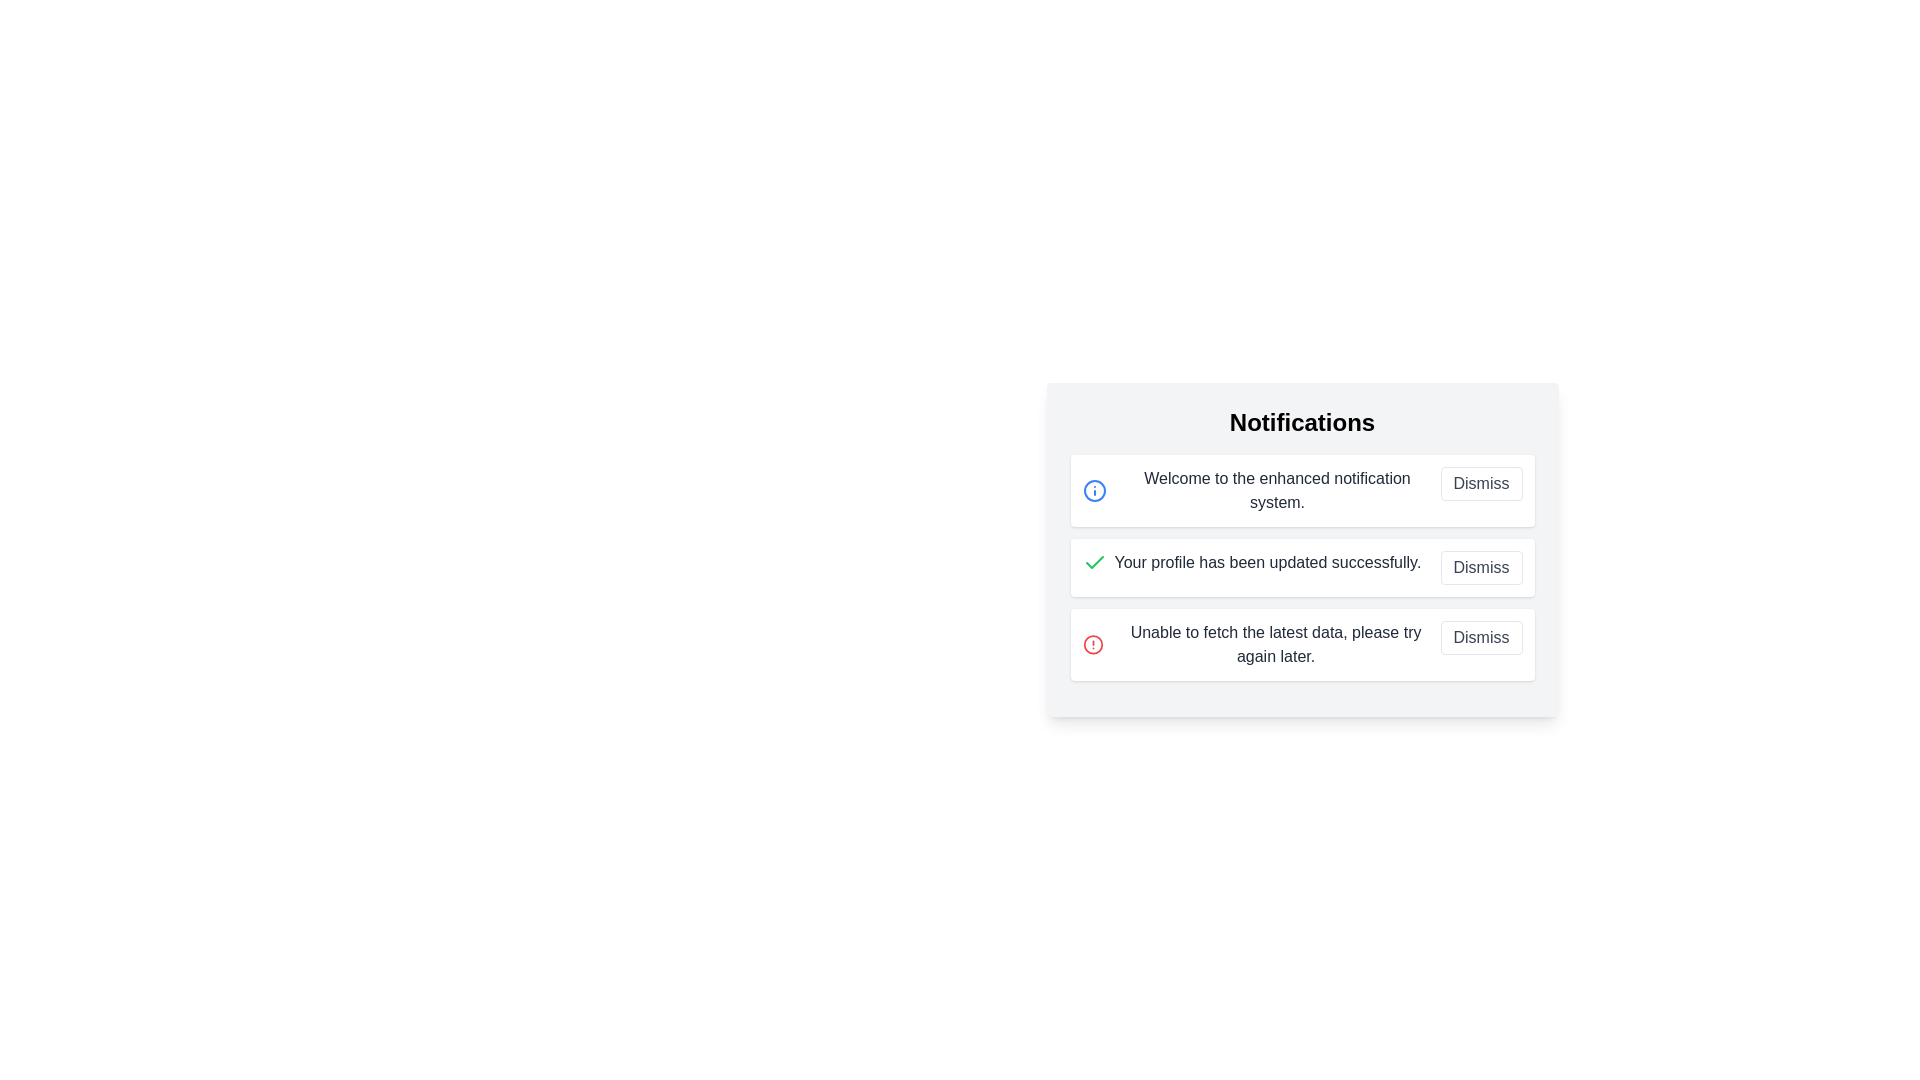 This screenshot has height=1080, width=1920. I want to click on the text label displaying 'Welcome to the enhanced notification system' which is located at the top of the notification list, next to a blue informational icon, so click(1260, 490).